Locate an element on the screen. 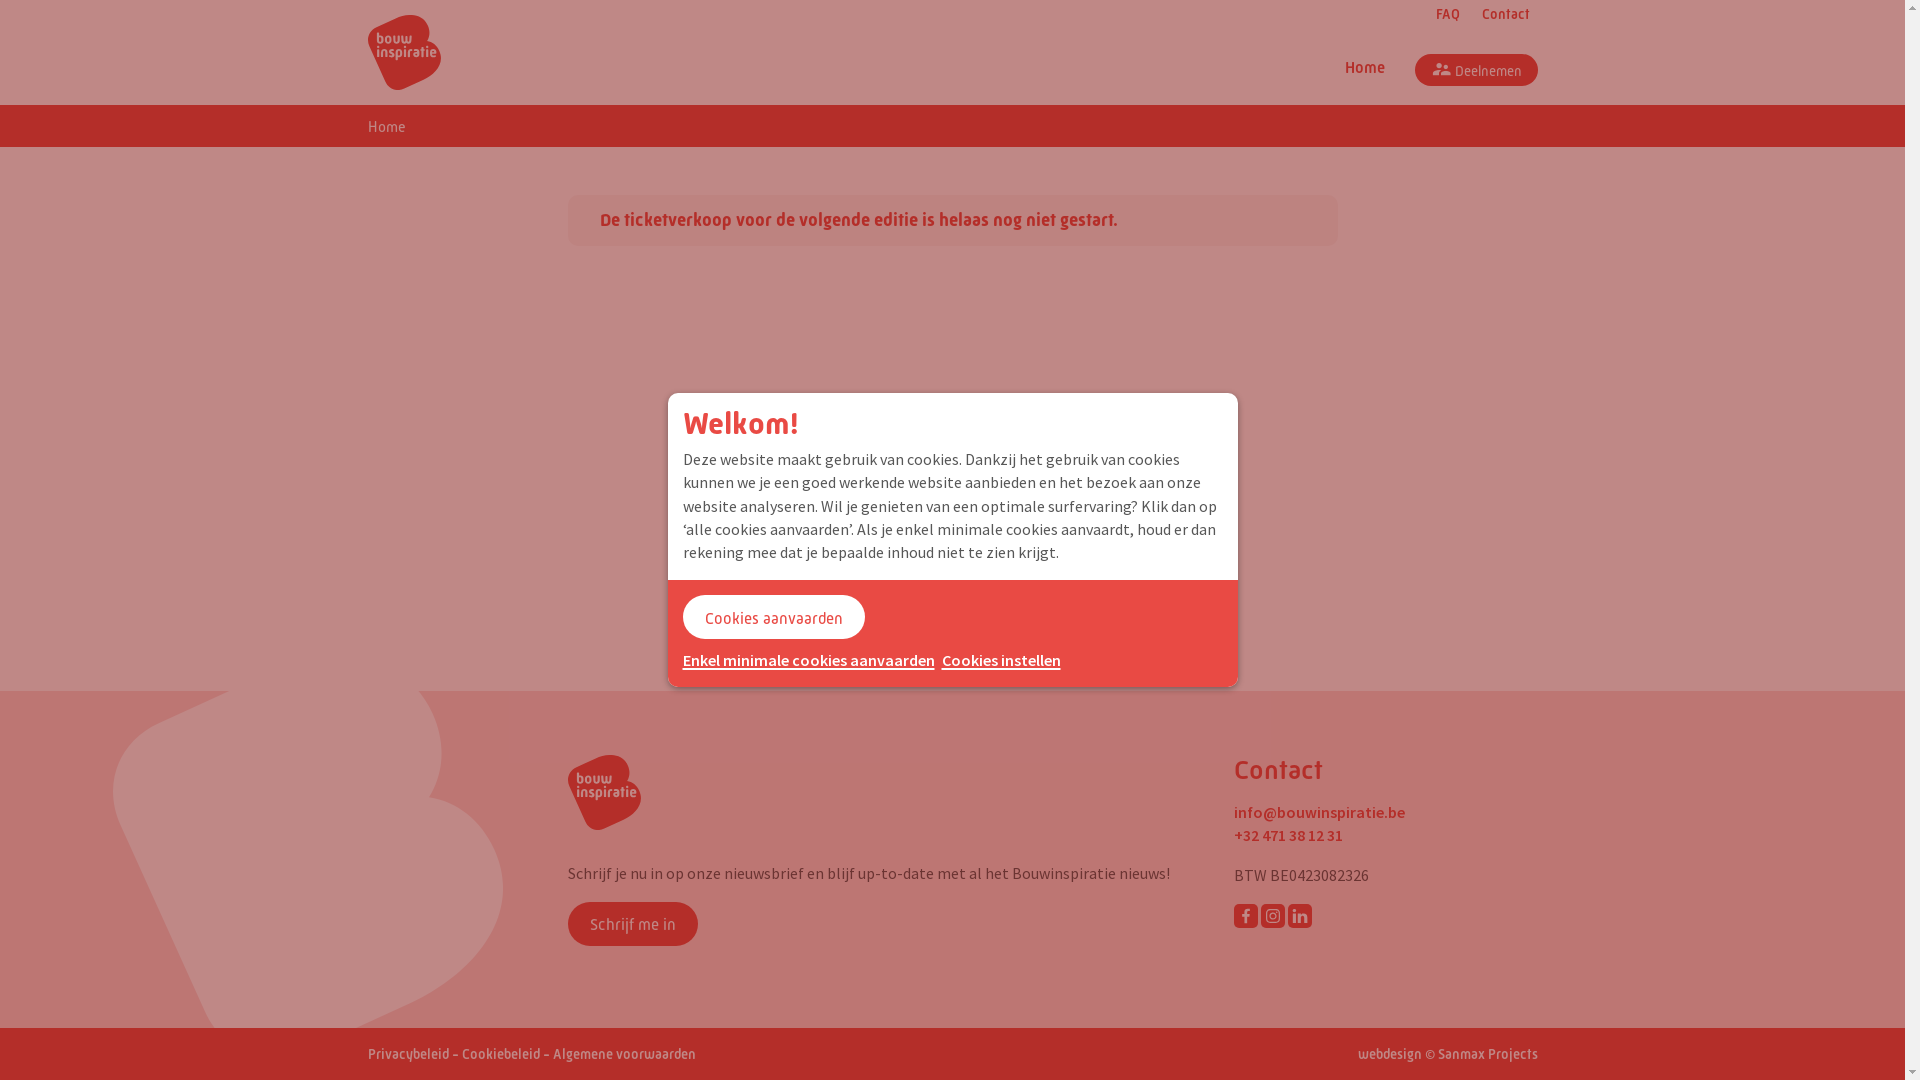 Image resolution: width=1920 pixels, height=1080 pixels. 'Cookiebeleid' is located at coordinates (500, 1052).